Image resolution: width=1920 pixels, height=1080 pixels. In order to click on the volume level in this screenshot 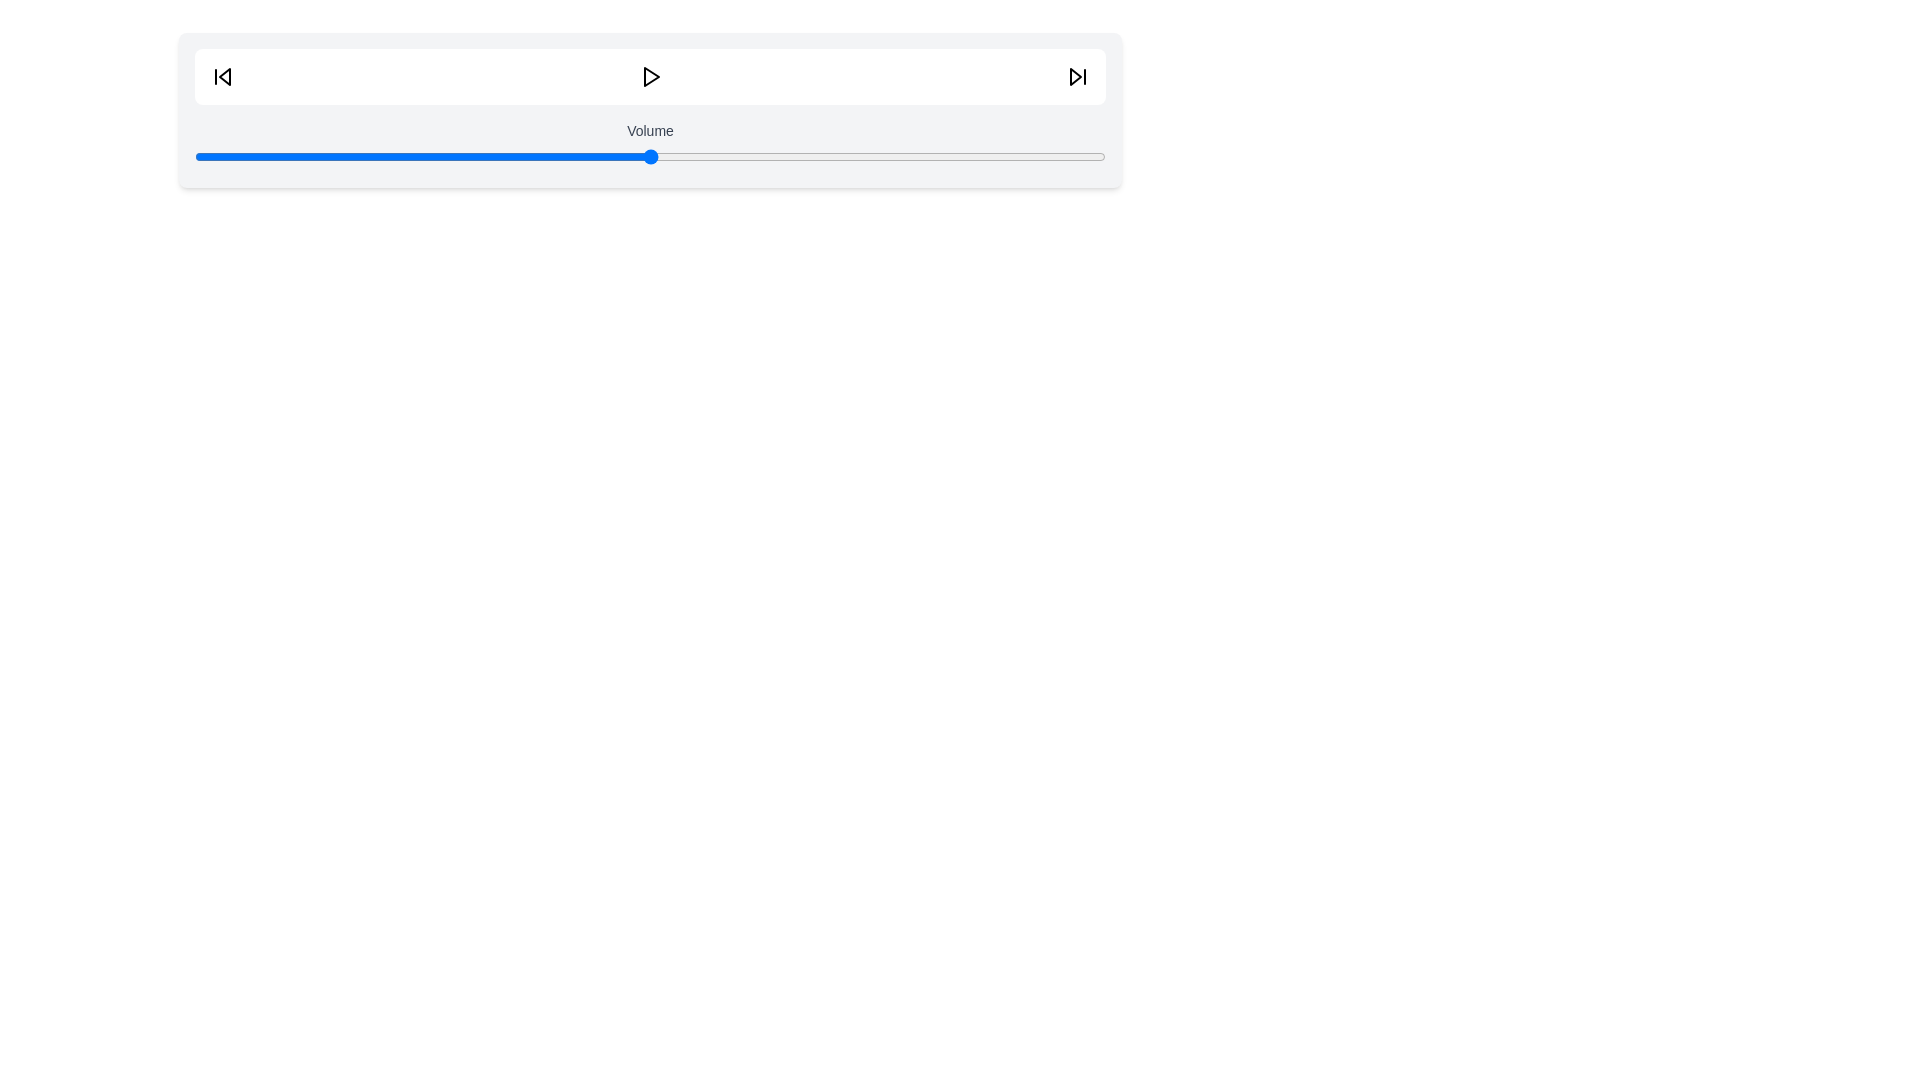, I will do `click(1041, 156)`.